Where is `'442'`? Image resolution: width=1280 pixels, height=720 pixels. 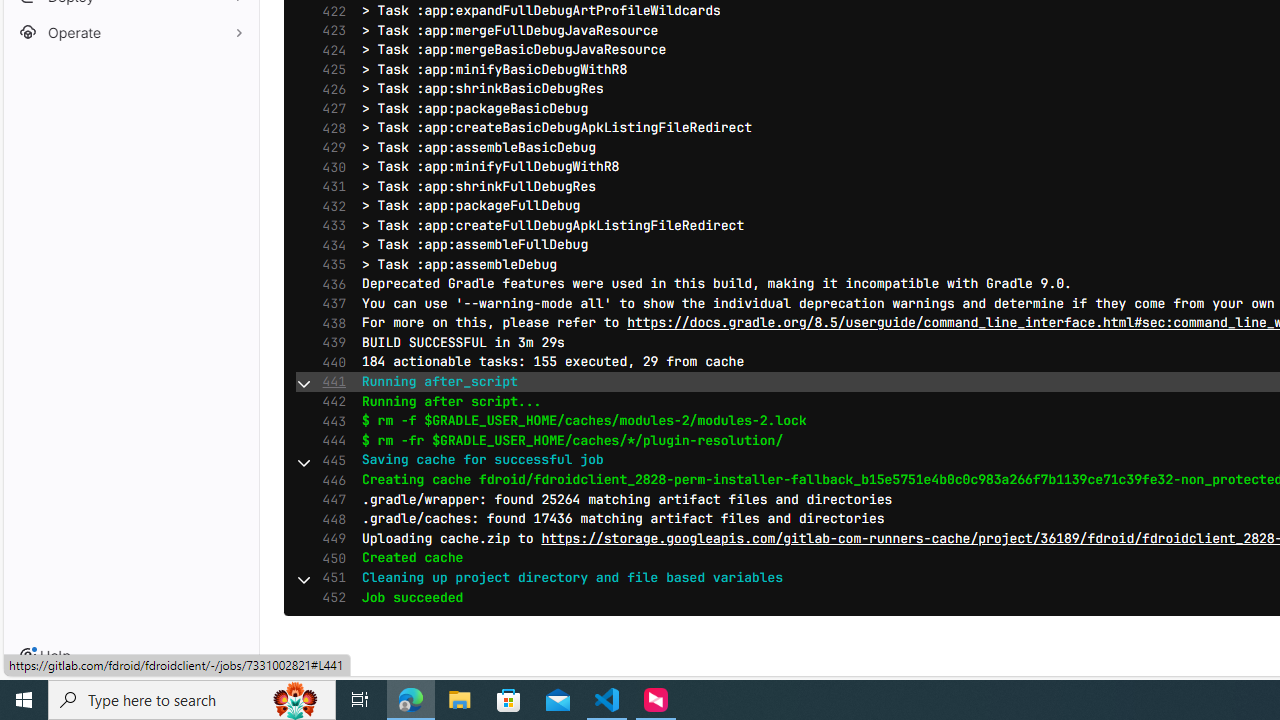 '442' is located at coordinates (329, 401).